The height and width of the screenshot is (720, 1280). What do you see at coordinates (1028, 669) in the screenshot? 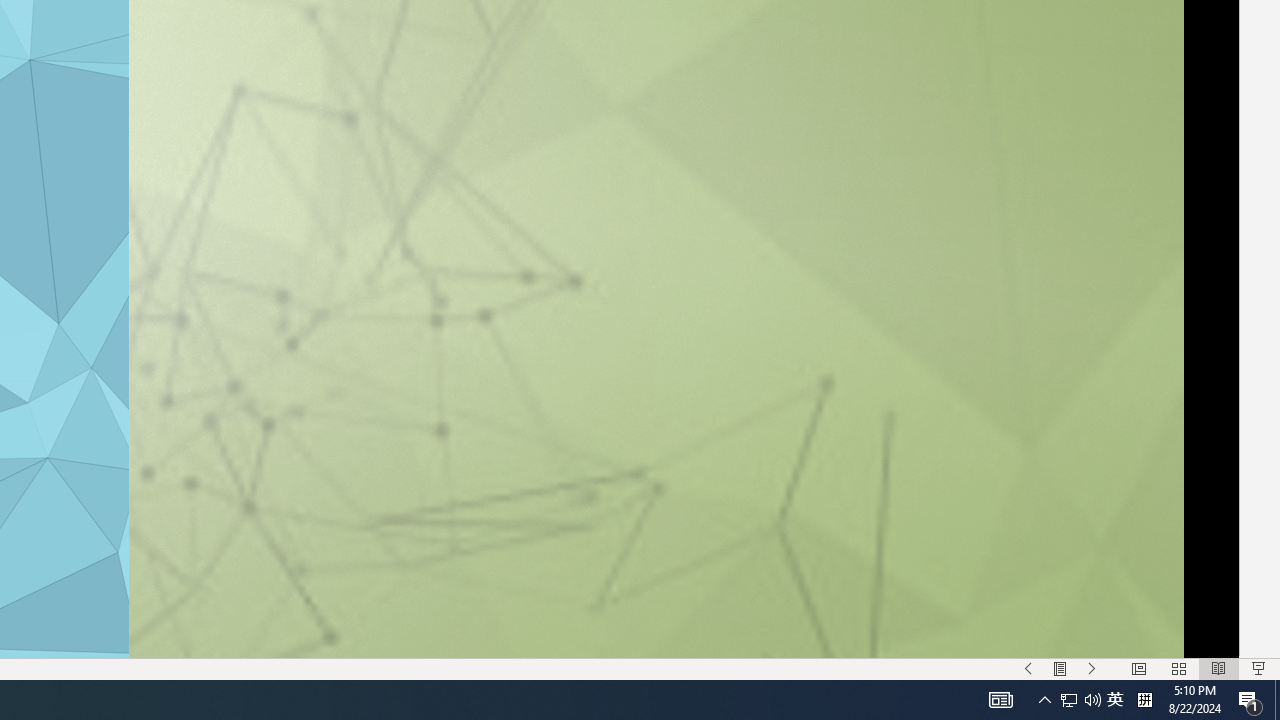
I see `'Slide Show Previous On'` at bounding box center [1028, 669].